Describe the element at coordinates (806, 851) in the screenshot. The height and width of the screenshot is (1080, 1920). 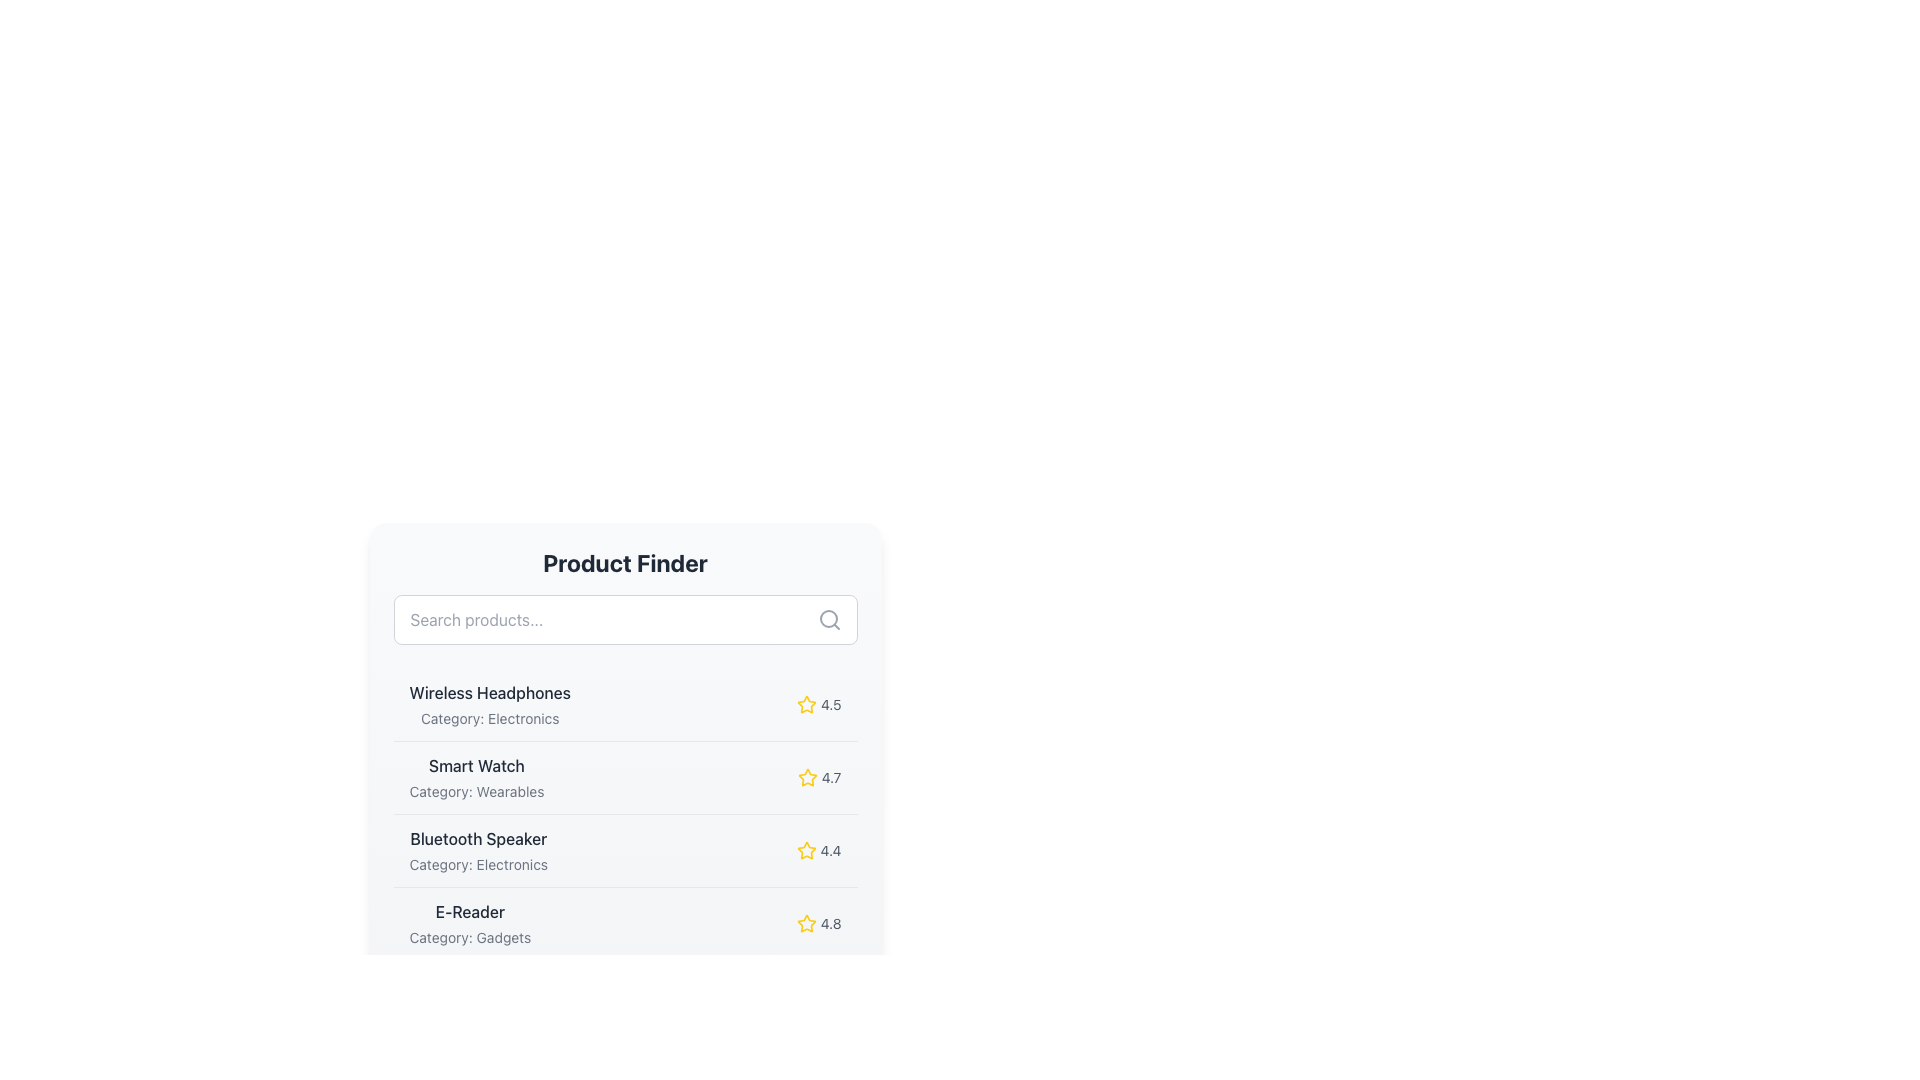
I see `the yellow star icon representing a rating of 4.4, located to the left of the numerical value in the list entry for 'Bluetooth Speaker'` at that location.